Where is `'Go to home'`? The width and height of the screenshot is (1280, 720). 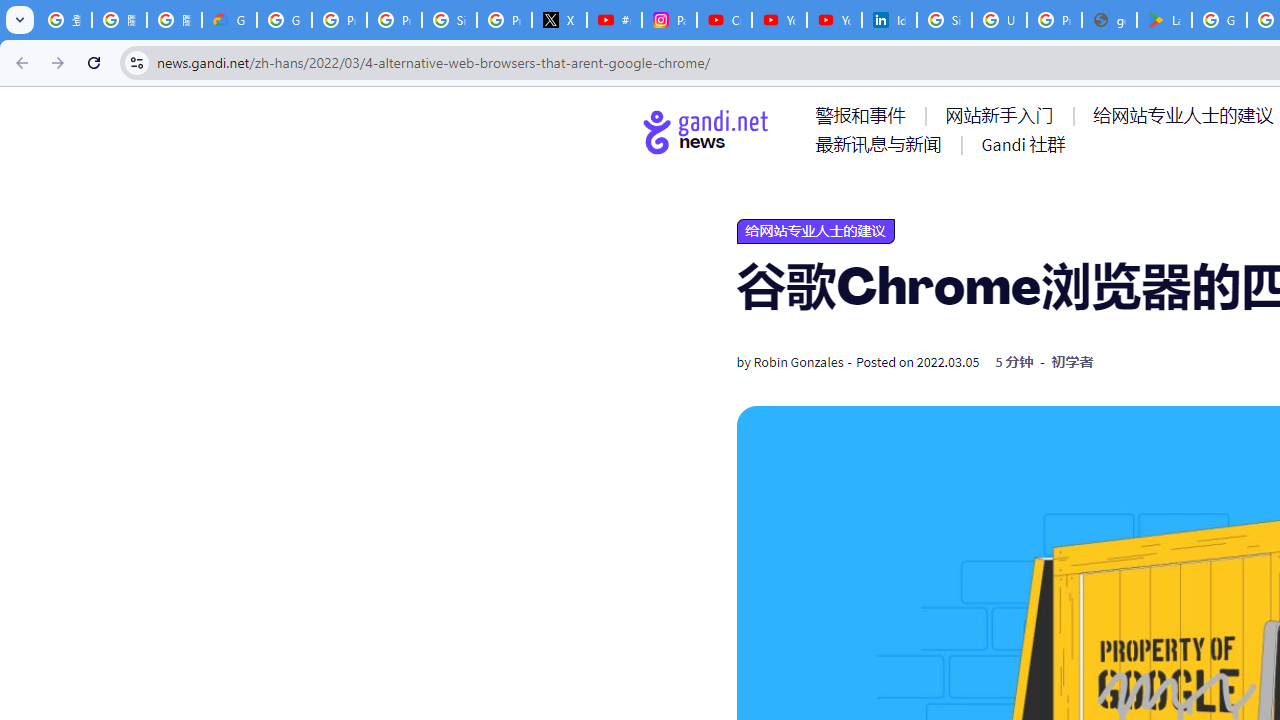
'Go to home' is located at coordinates (706, 131).